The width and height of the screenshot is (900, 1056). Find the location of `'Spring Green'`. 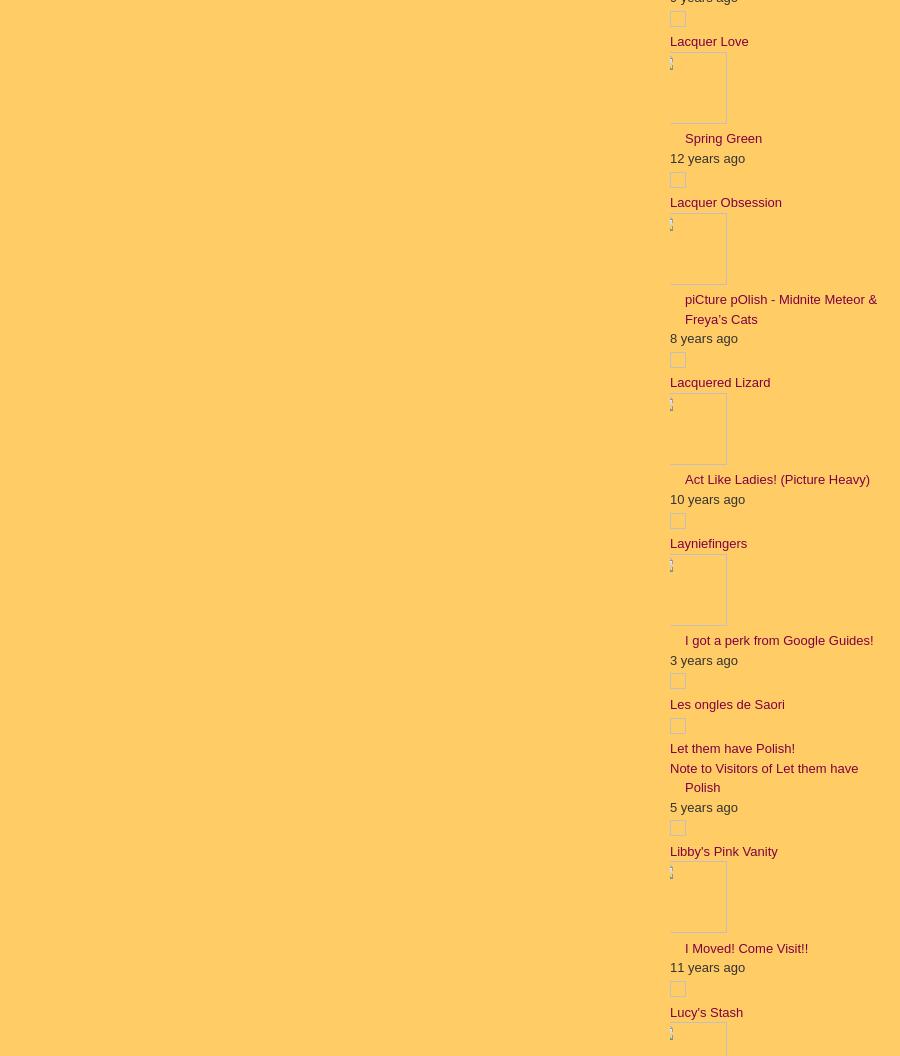

'Spring Green' is located at coordinates (722, 138).